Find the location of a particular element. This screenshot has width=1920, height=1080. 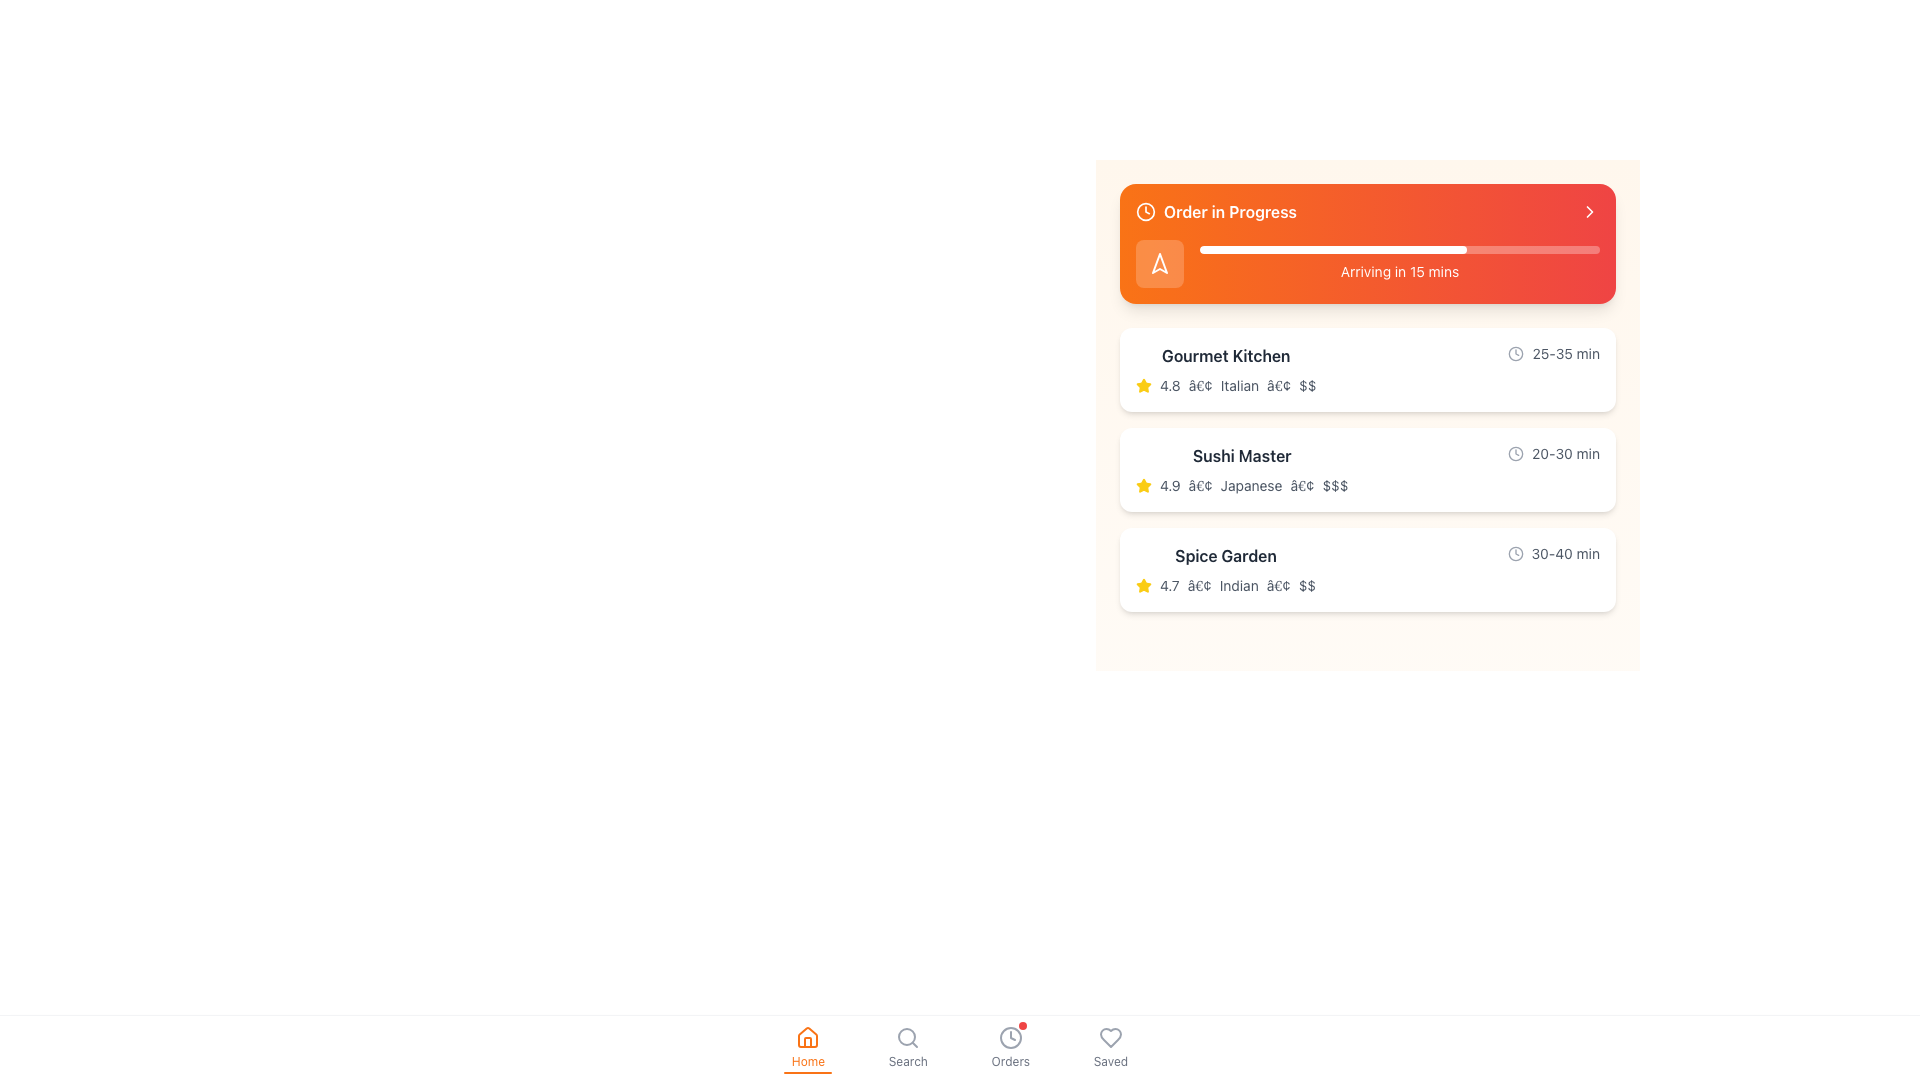

the triangular icon filled with a gradient from orange to light orange, located in the top-right corner before the text 'Order in Progress' is located at coordinates (1160, 262).